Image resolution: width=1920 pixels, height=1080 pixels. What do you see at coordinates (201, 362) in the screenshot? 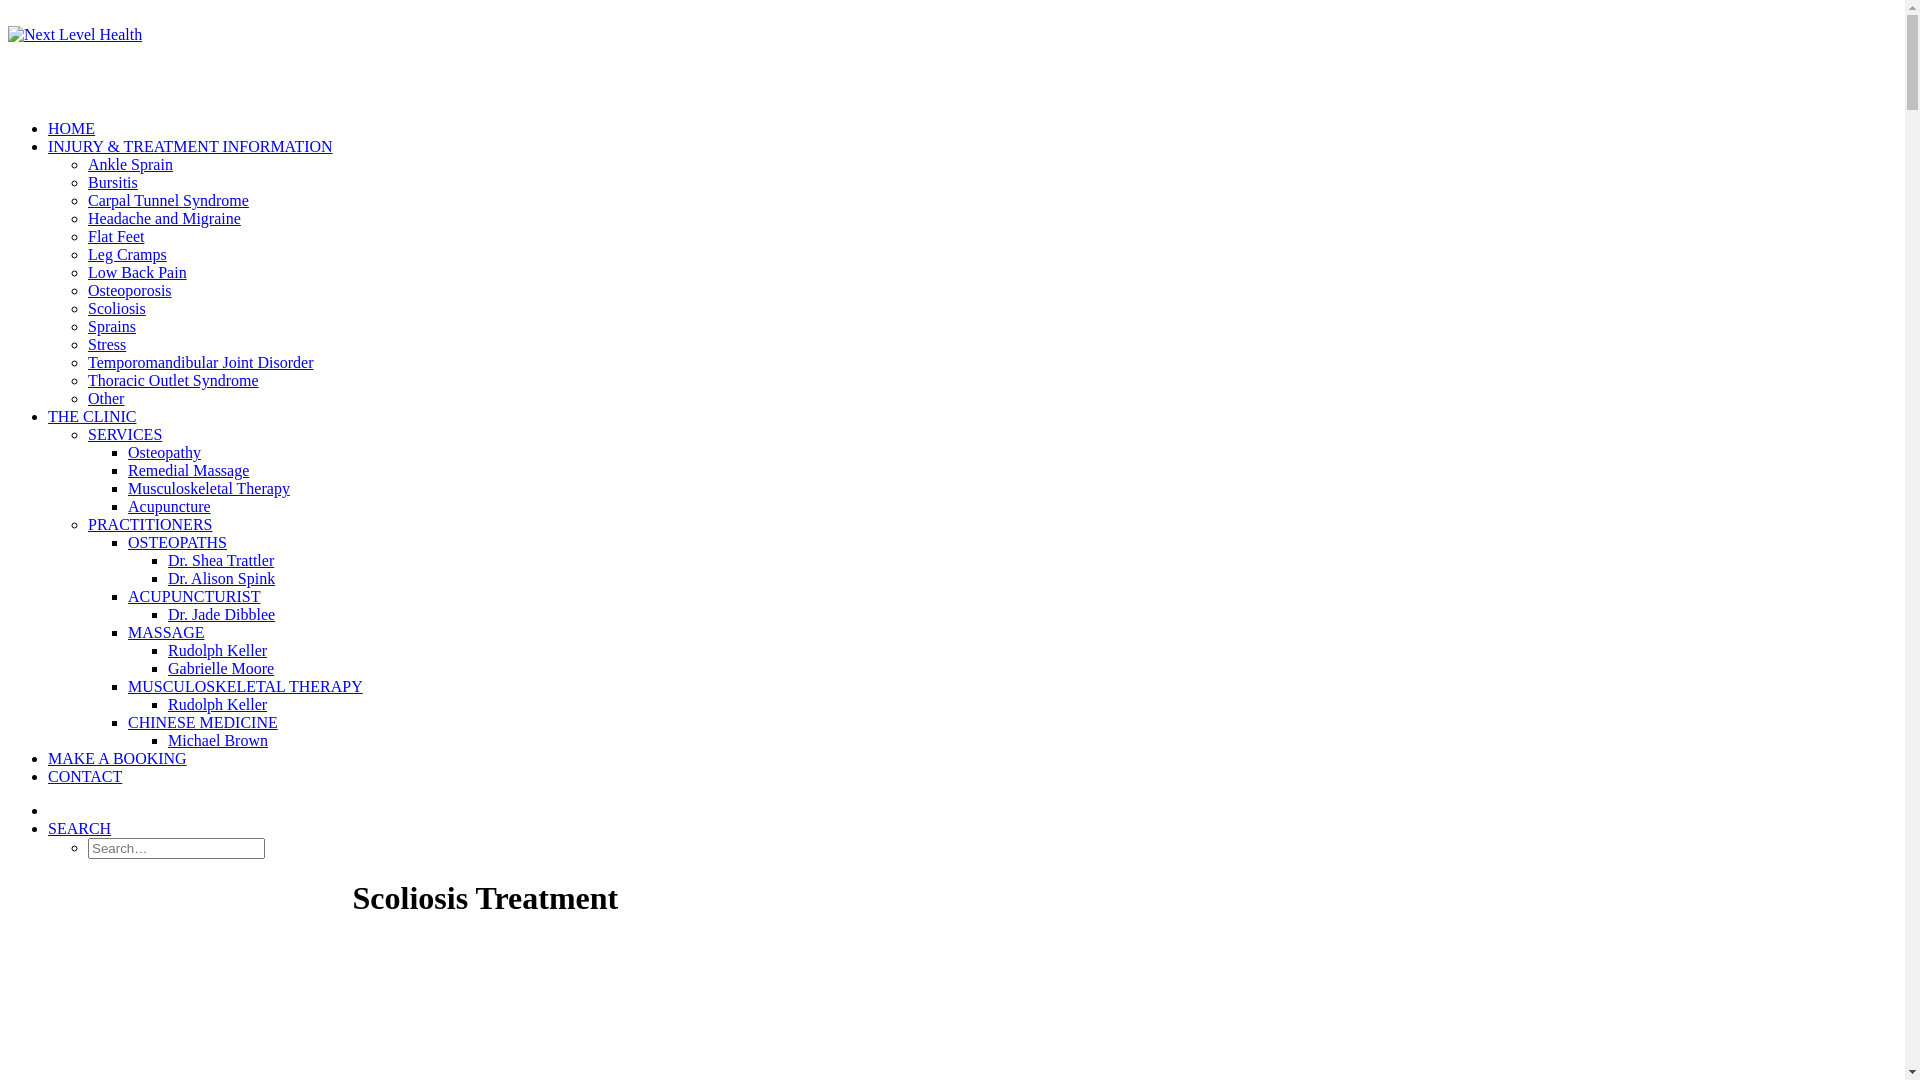
I see `'Temporomandibular Joint Disorder'` at bounding box center [201, 362].